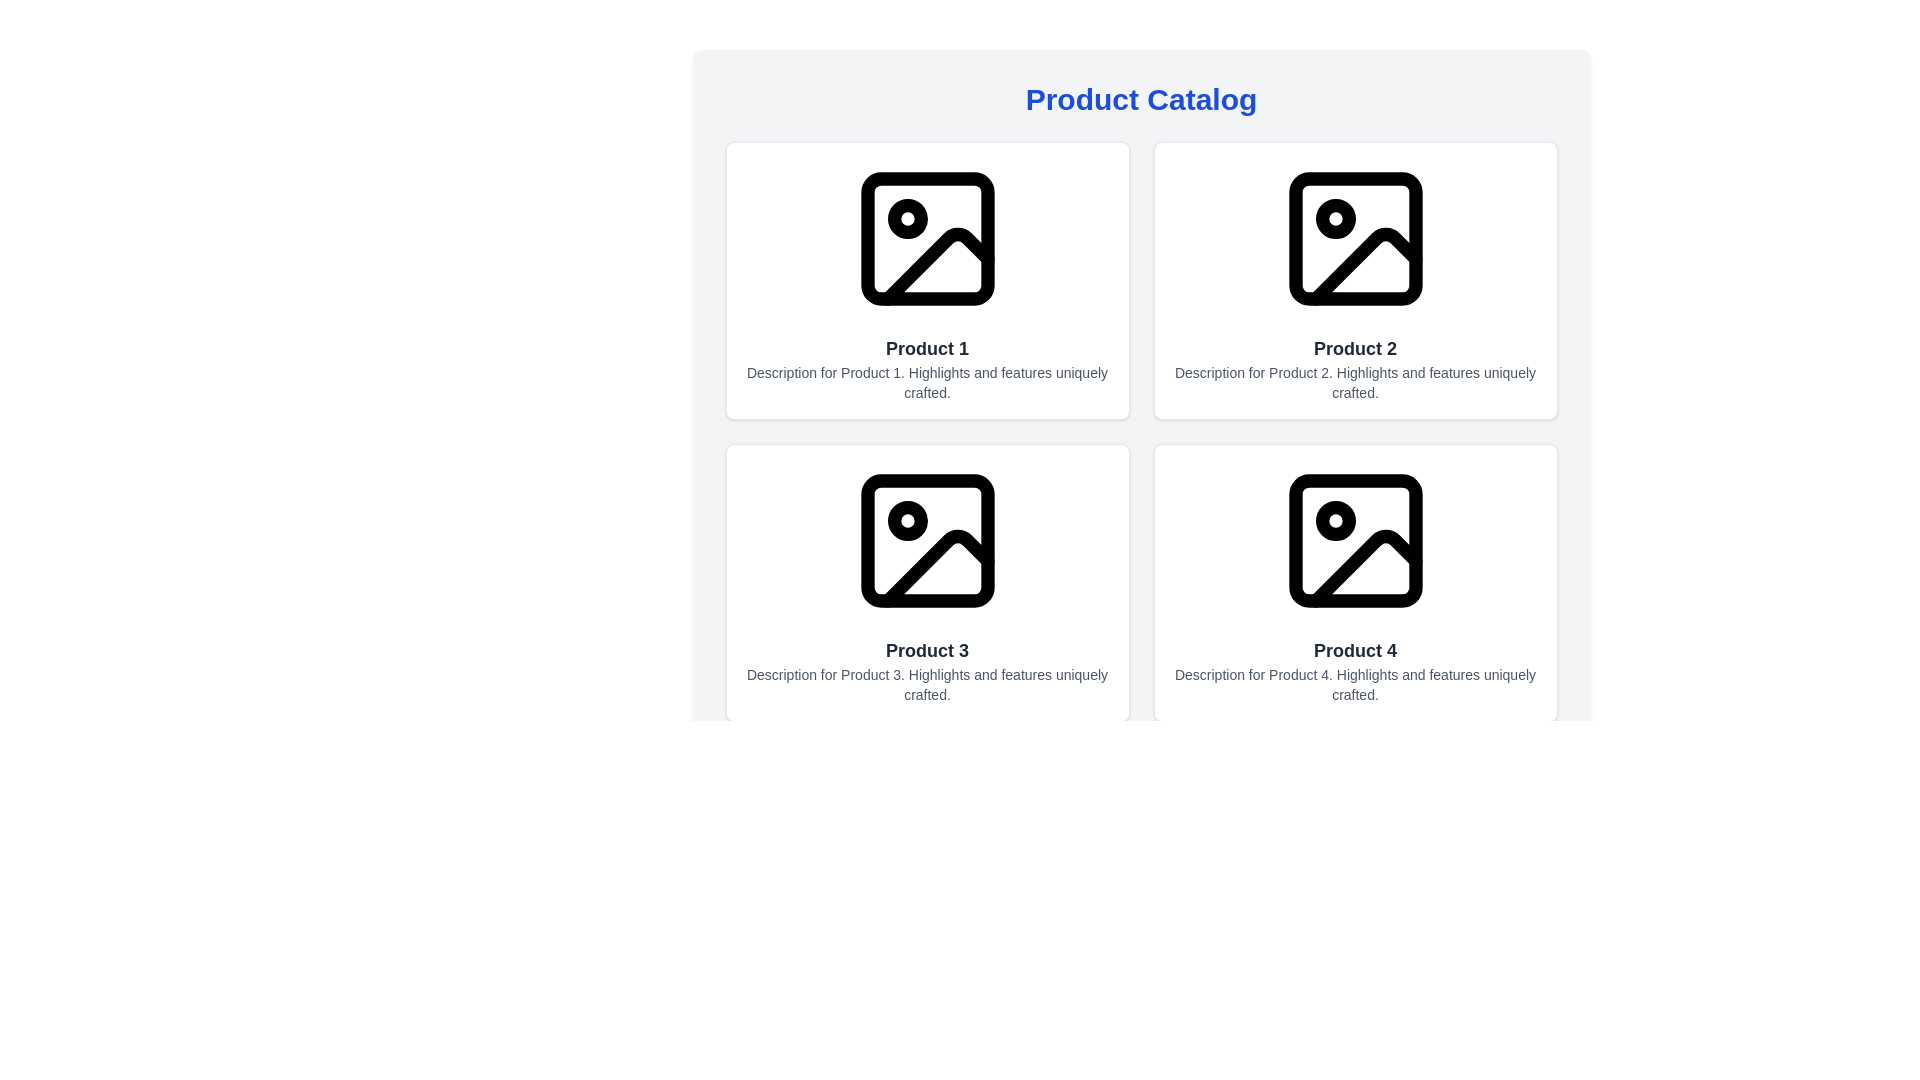 The height and width of the screenshot is (1080, 1920). Describe the element at coordinates (926, 238) in the screenshot. I see `the small rectangle with rounded corners within the SVG image of the image placeholder icon located in the Product 1 card` at that location.